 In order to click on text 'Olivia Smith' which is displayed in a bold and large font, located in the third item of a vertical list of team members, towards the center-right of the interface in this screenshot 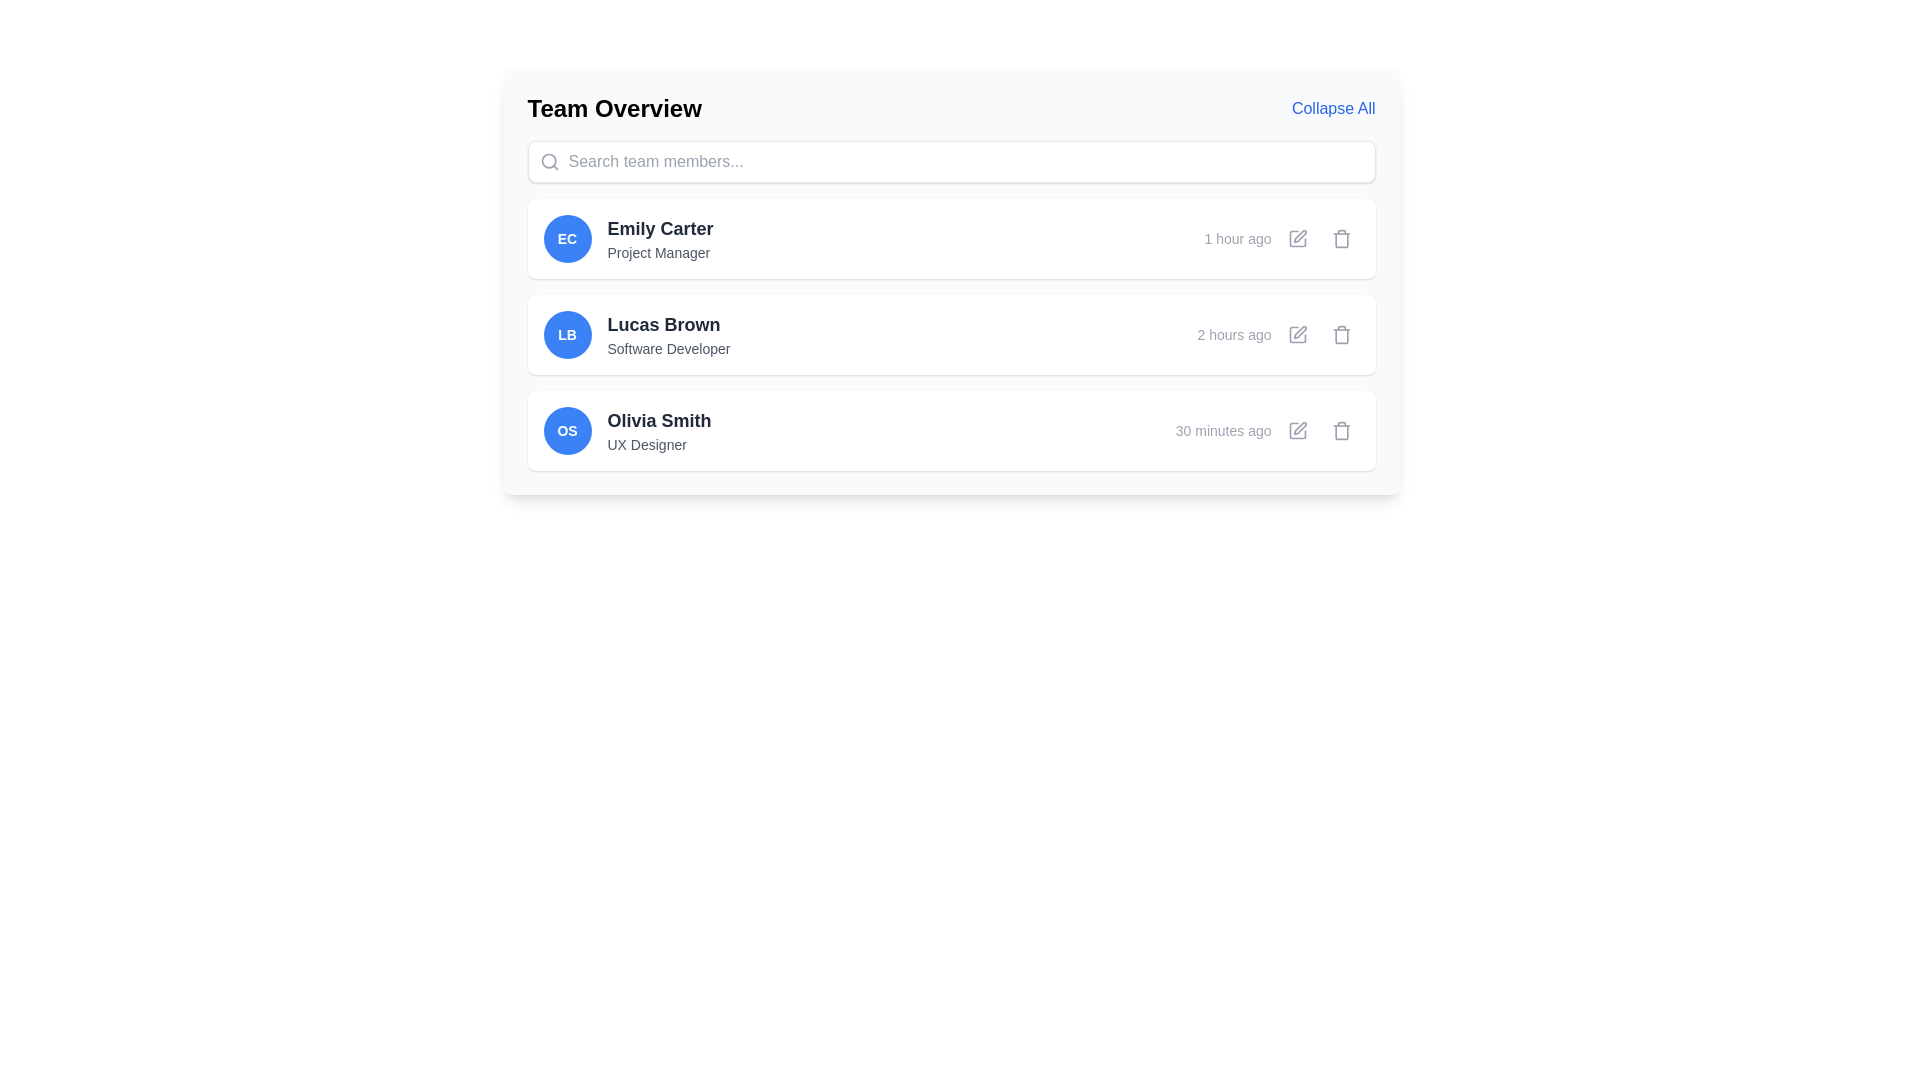, I will do `click(659, 419)`.